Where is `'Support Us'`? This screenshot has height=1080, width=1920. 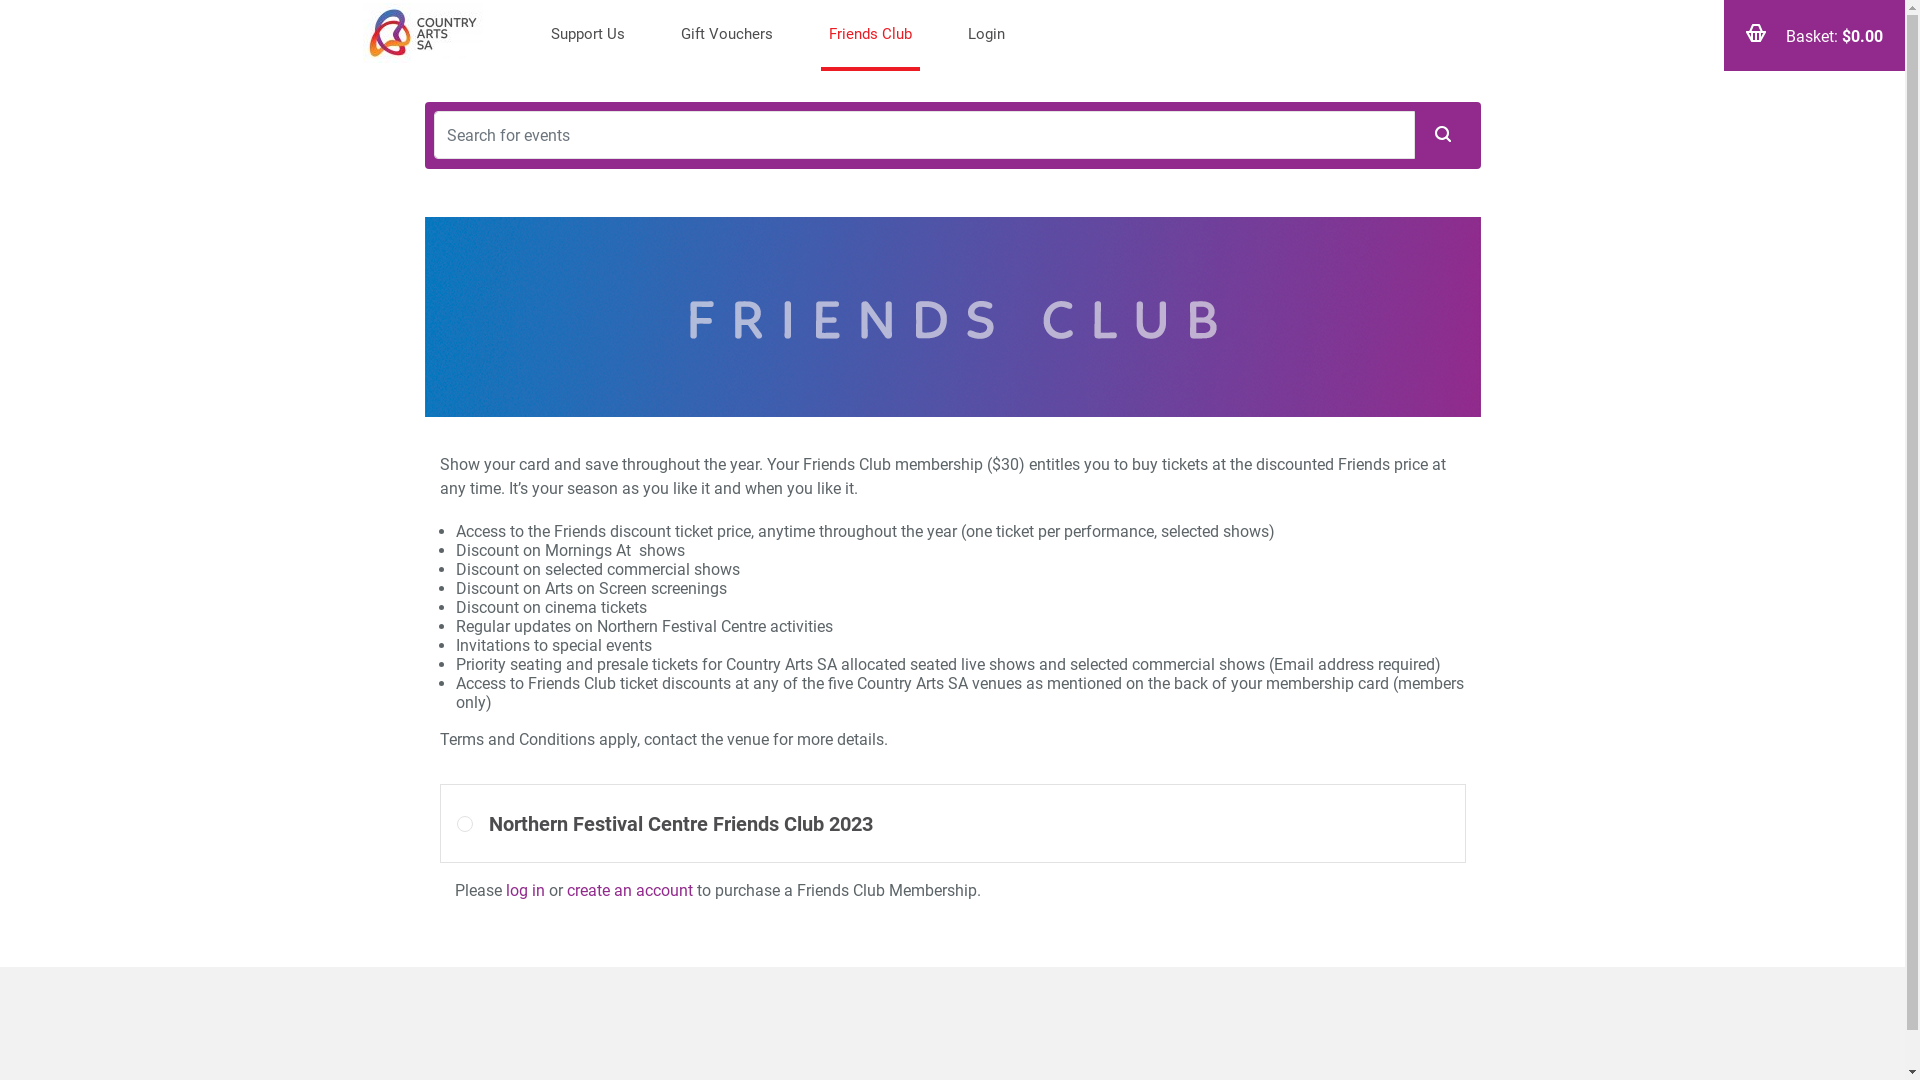 'Support Us' is located at coordinates (585, 35).